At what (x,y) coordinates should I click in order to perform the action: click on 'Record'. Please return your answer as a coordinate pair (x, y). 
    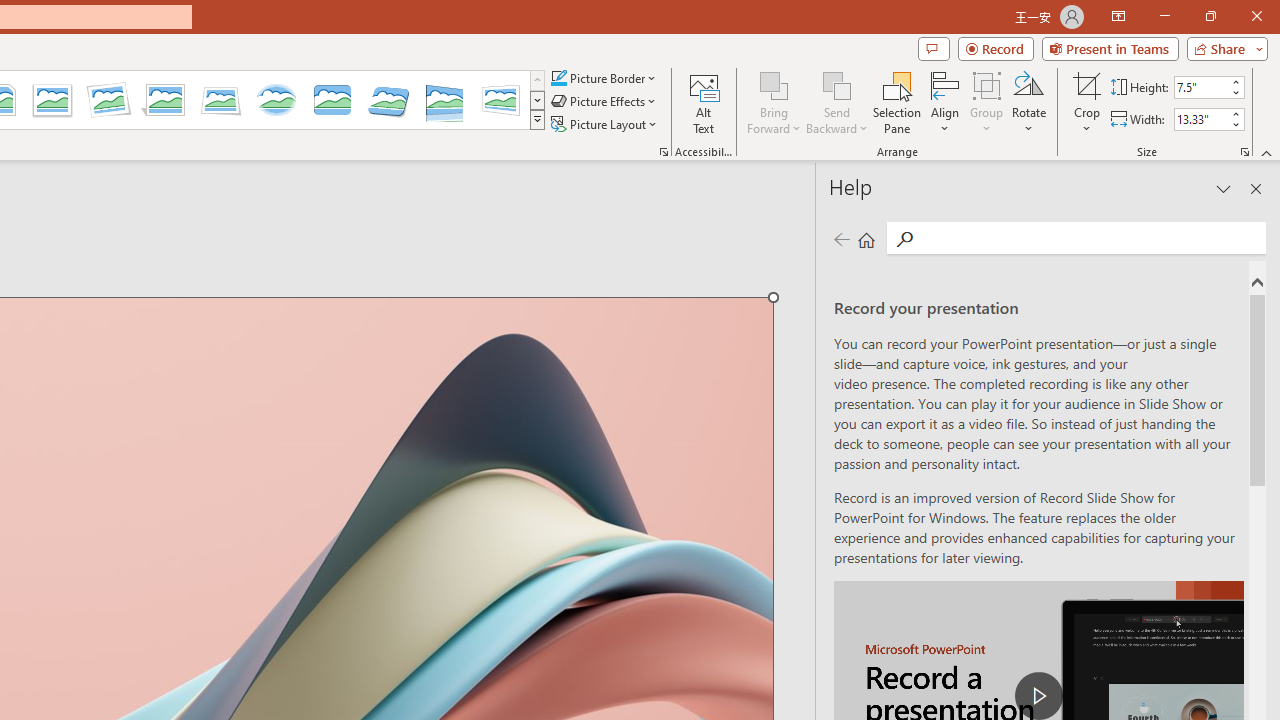
    Looking at the image, I should click on (995, 47).